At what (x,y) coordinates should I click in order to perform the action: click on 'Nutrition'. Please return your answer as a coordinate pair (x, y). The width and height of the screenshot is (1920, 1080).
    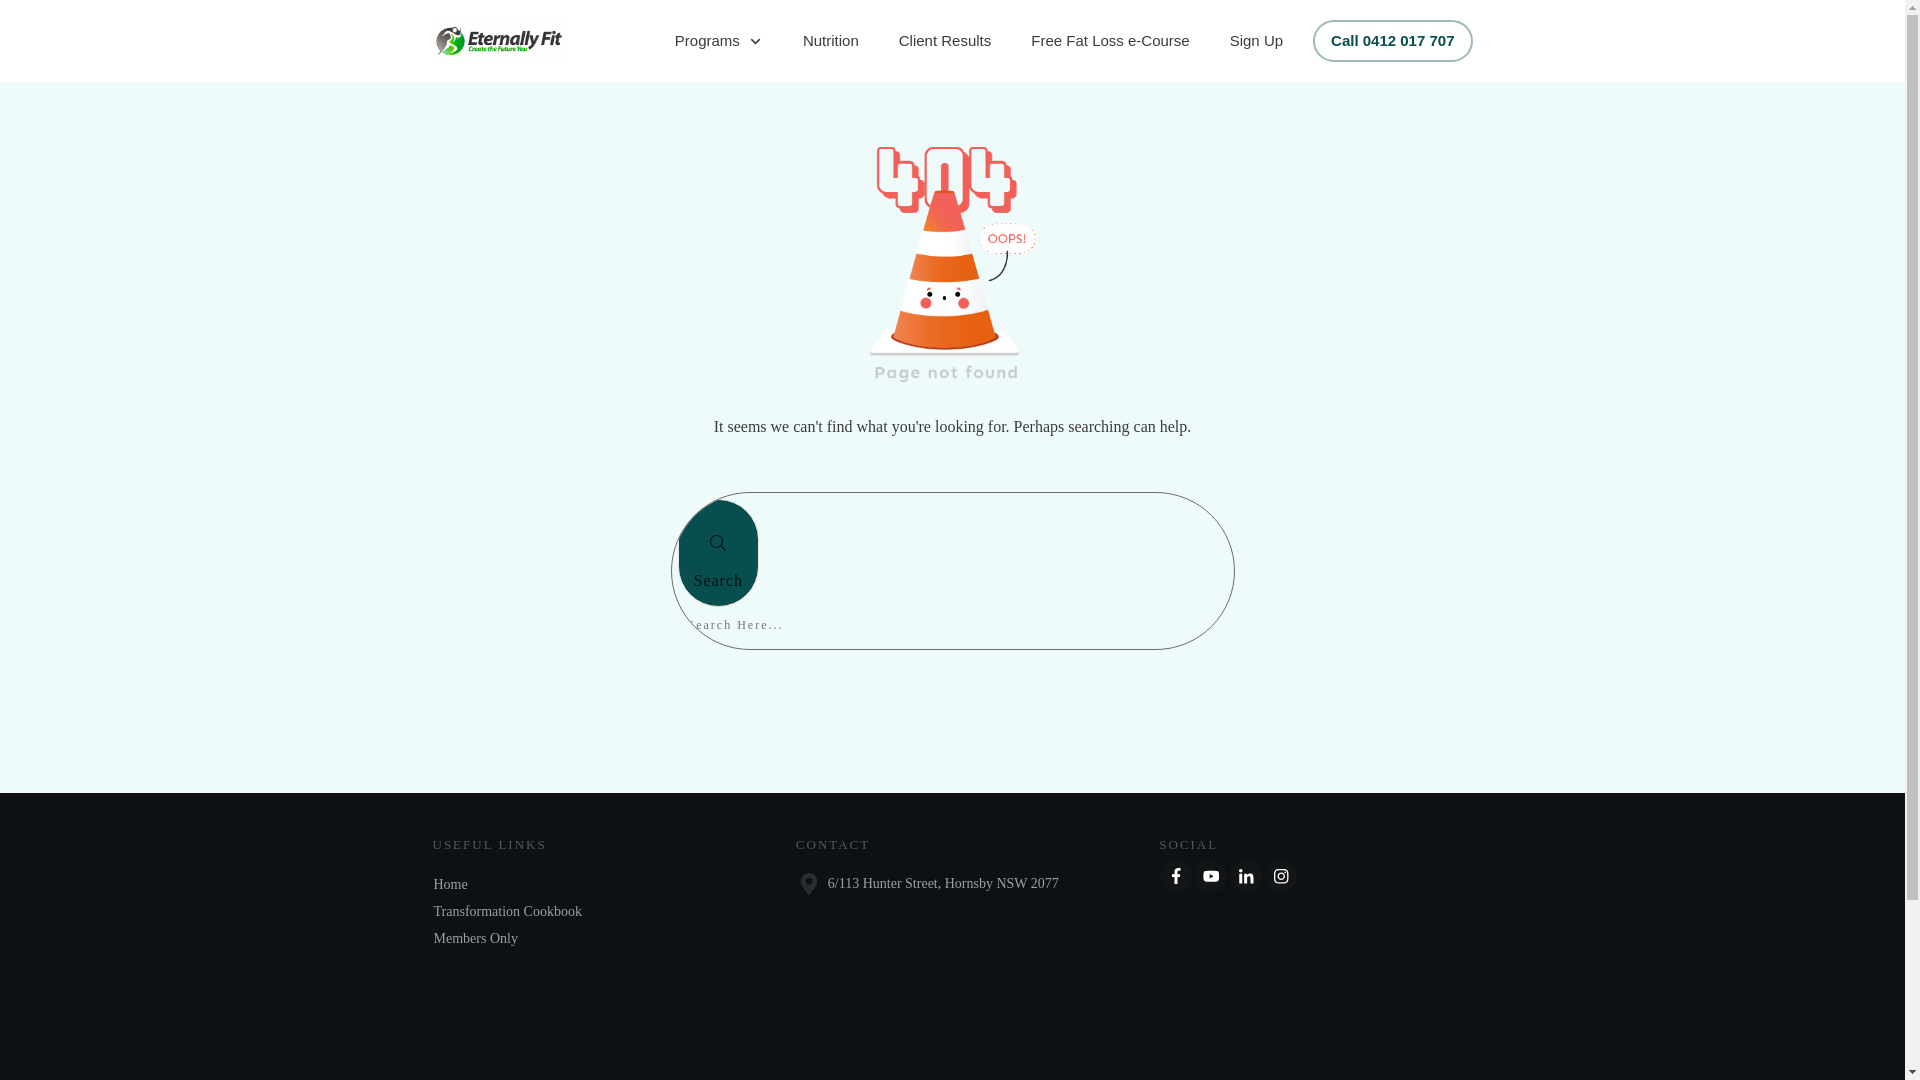
    Looking at the image, I should click on (830, 41).